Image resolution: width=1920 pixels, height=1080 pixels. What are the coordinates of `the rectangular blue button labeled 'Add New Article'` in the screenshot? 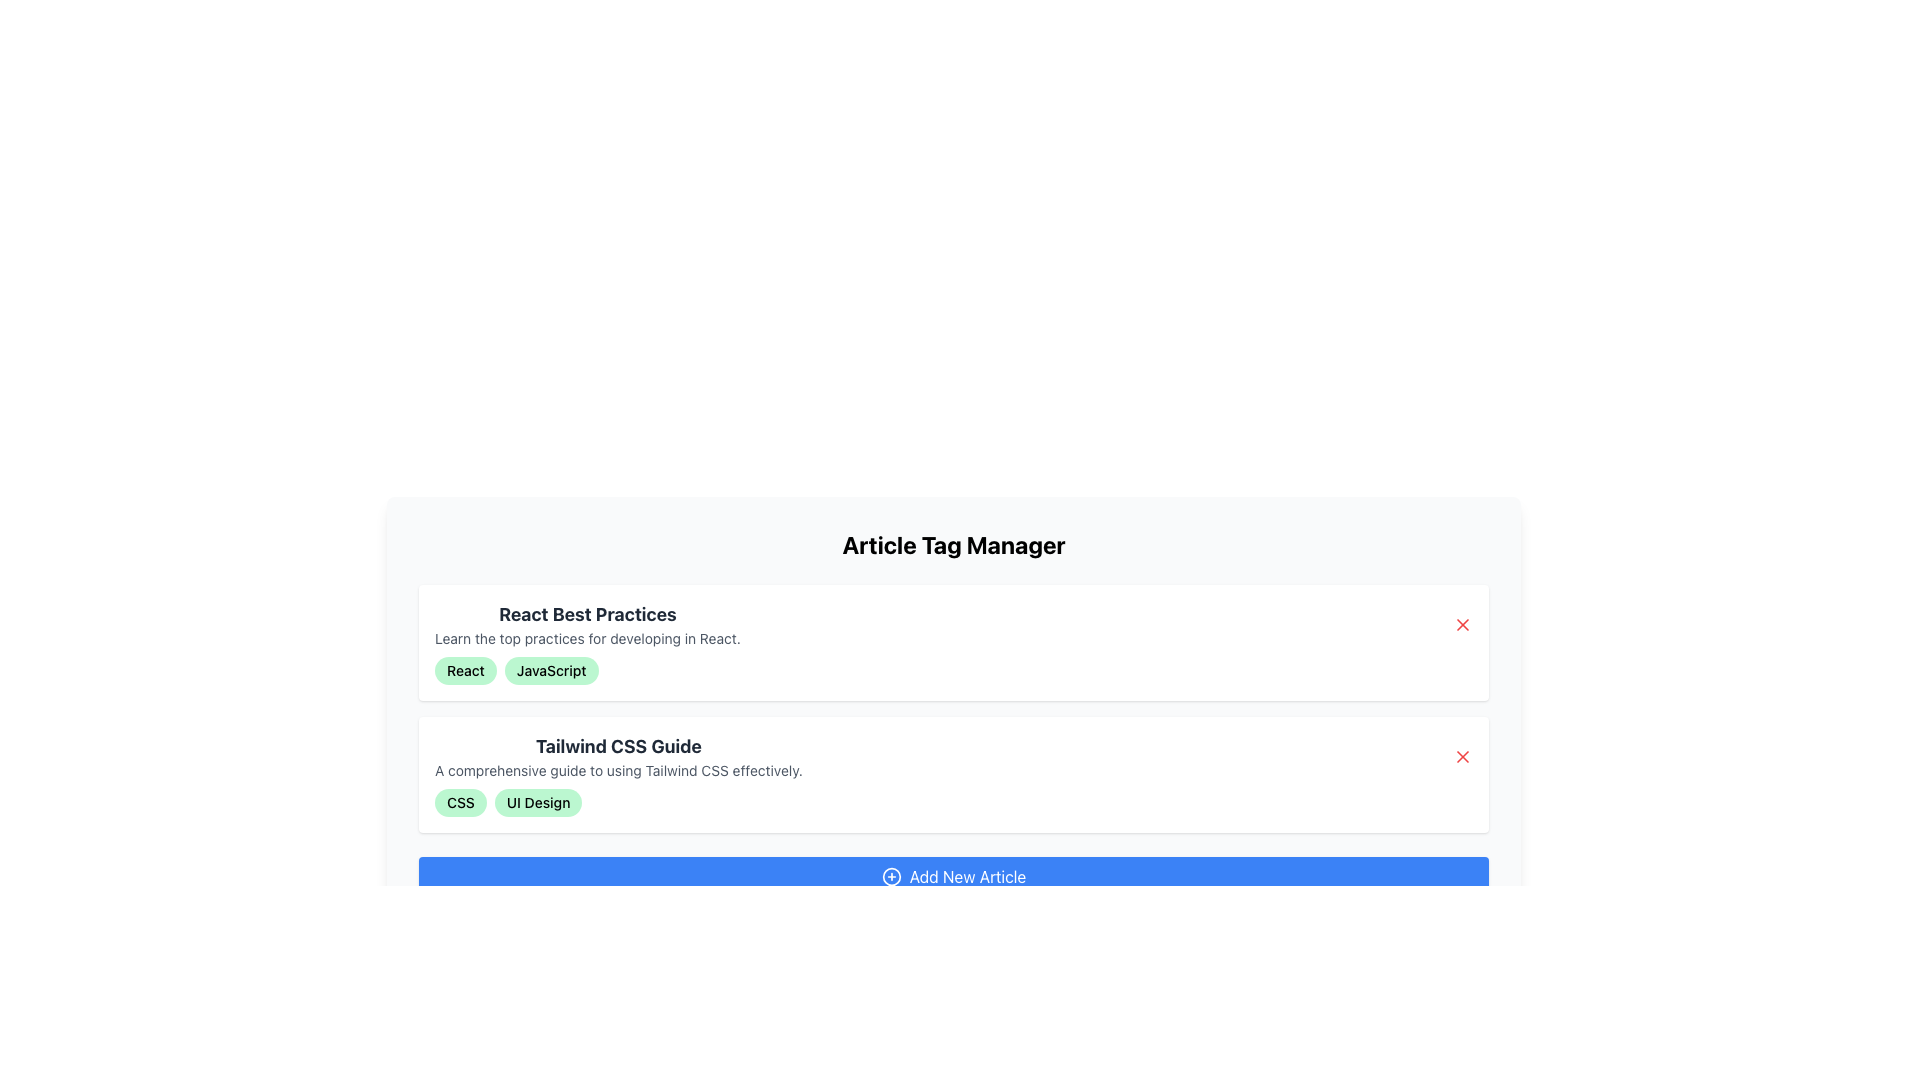 It's located at (953, 875).